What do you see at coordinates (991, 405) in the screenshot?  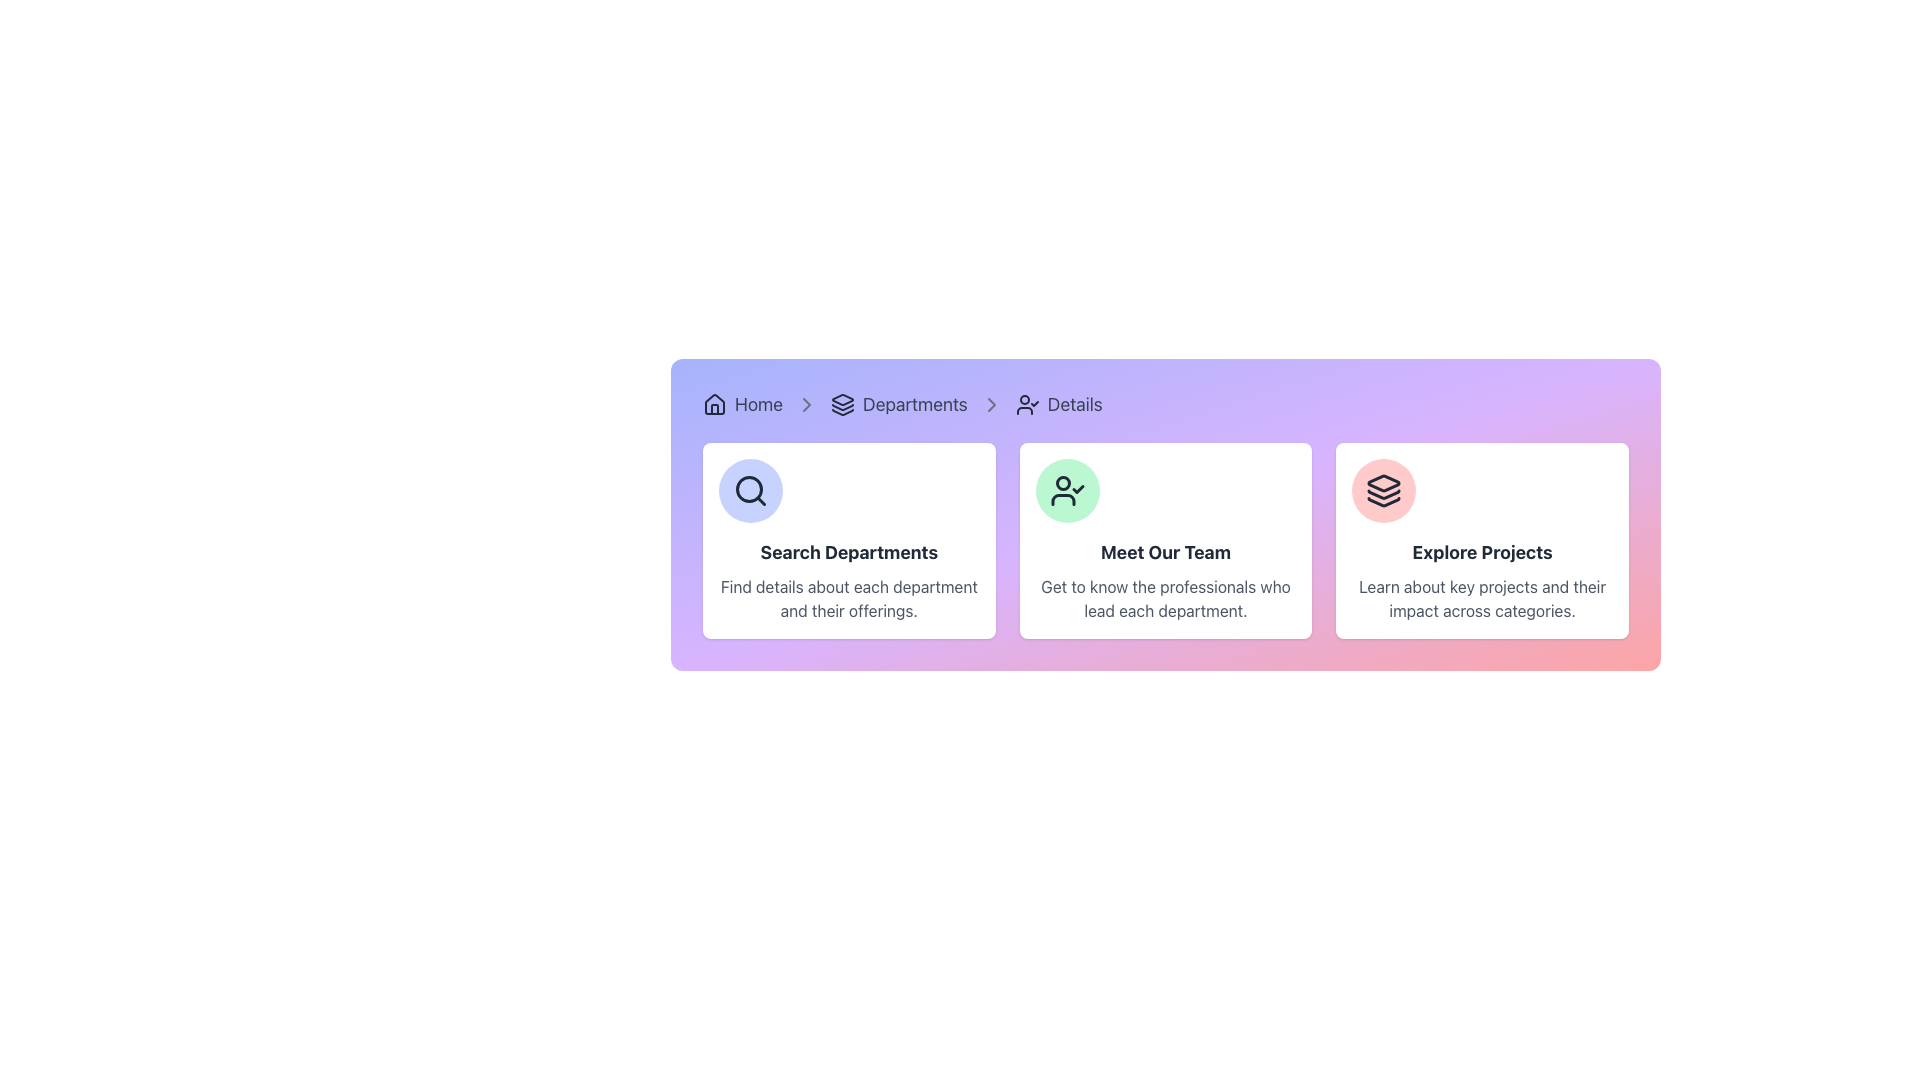 I see `the right-pointing arrow icon in the breadcrumb navigation bar, which is styled in gray and located between the 'Departments' and 'Details' text links` at bounding box center [991, 405].